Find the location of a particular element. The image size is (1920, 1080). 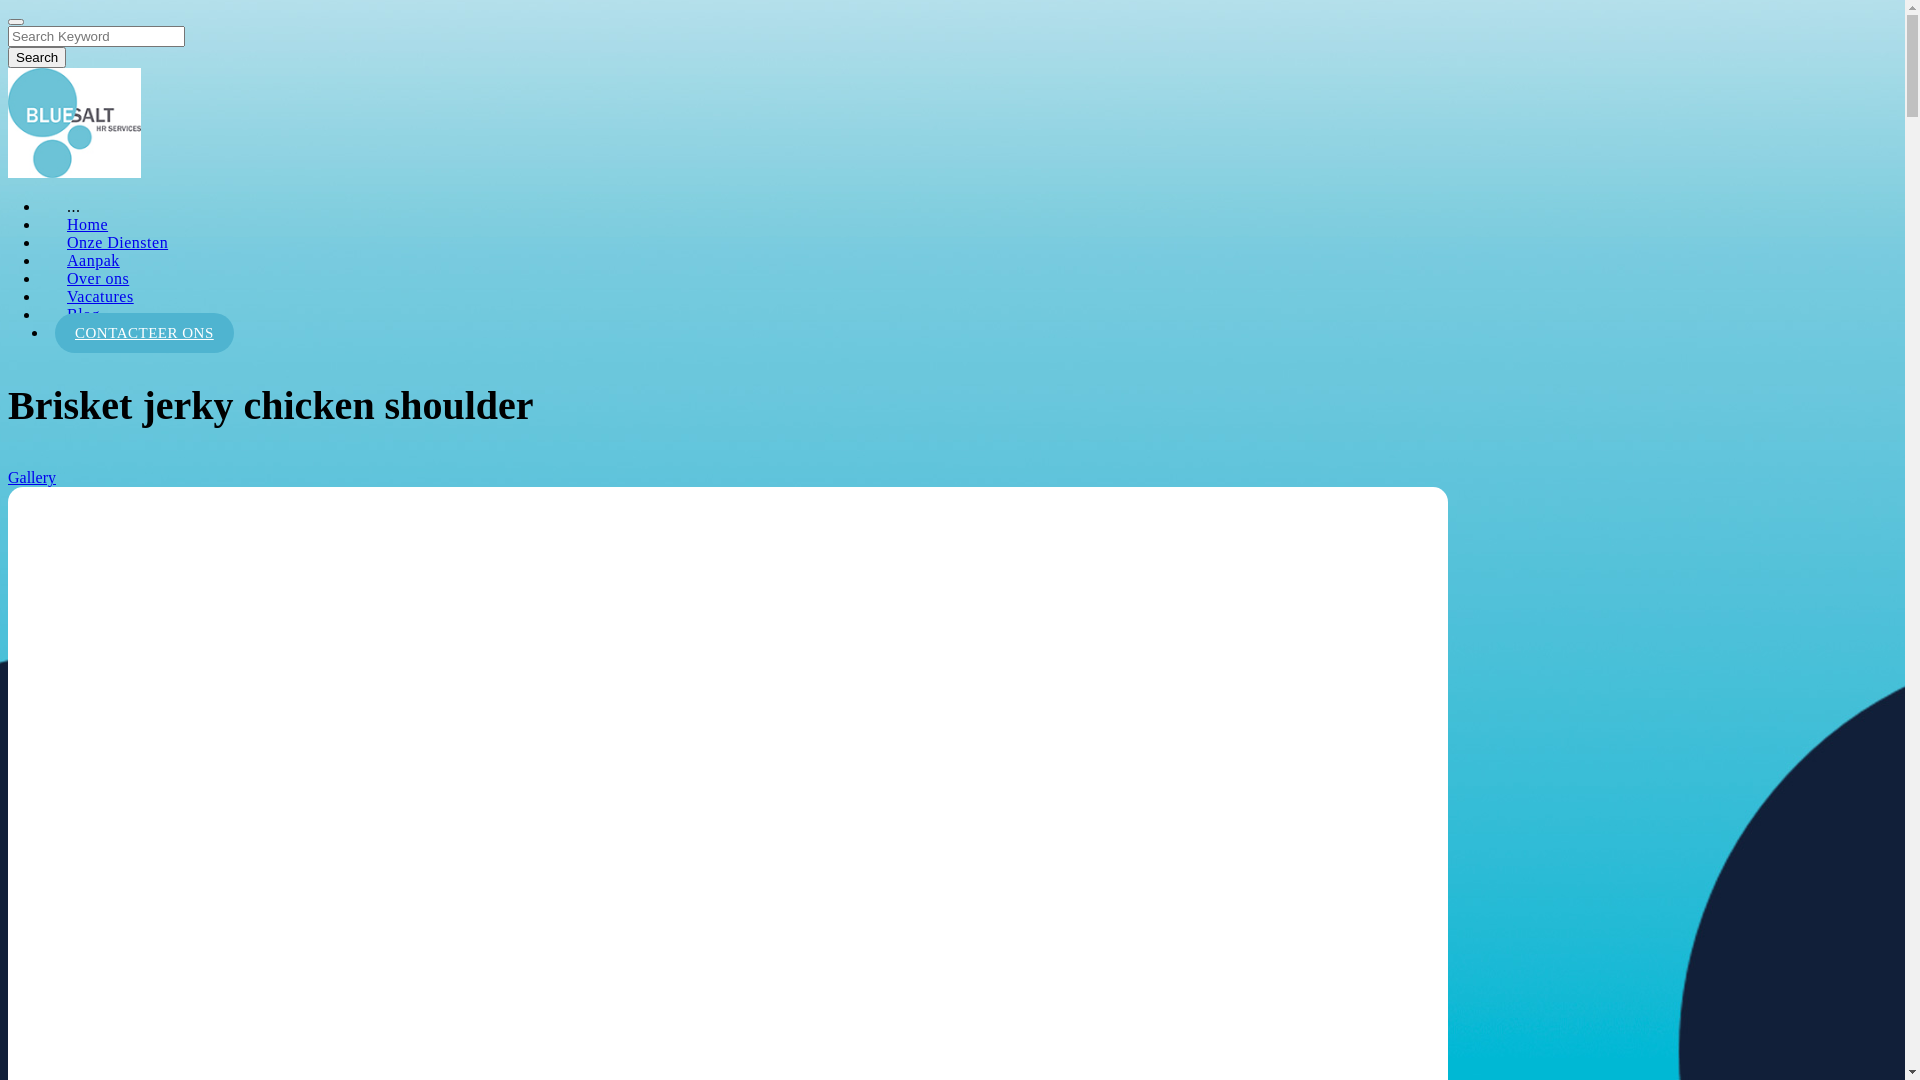

'Onze Diensten' is located at coordinates (116, 241).